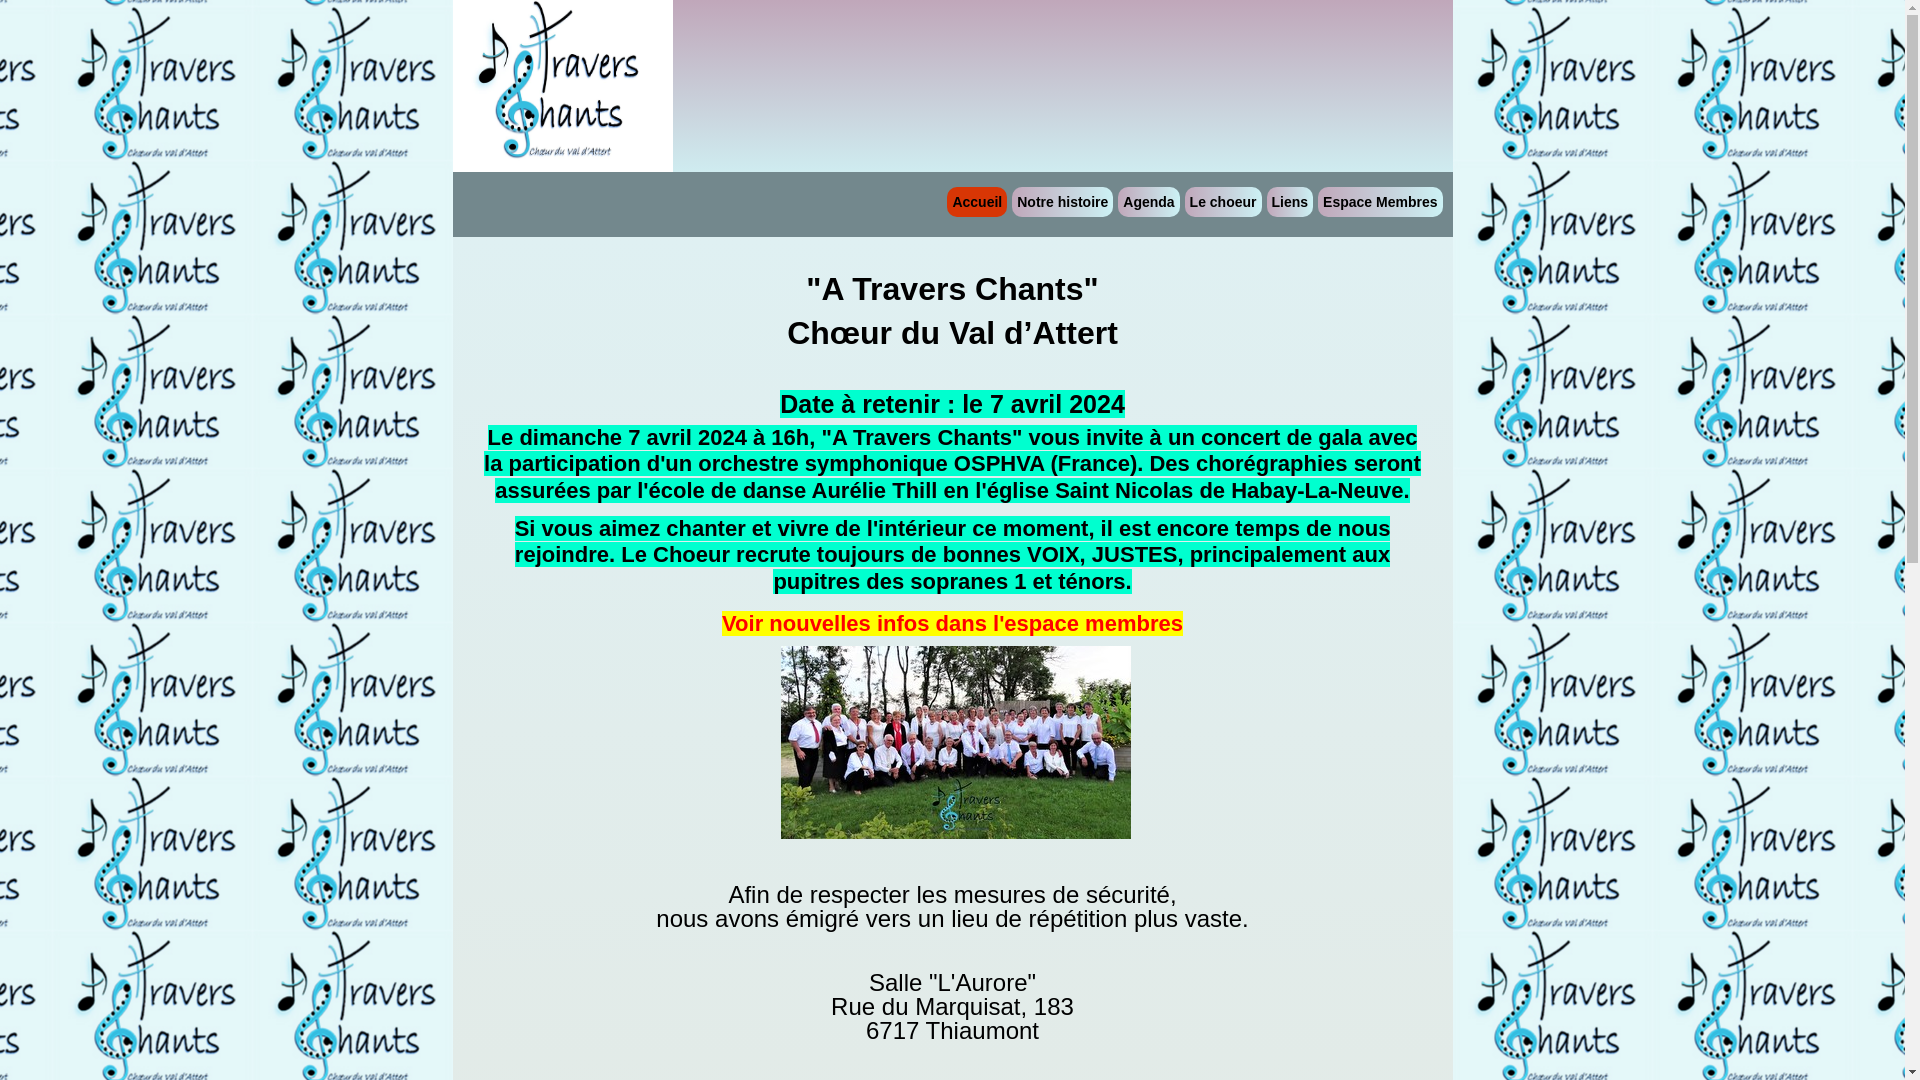  I want to click on 'Notre histoire', so click(1061, 201).